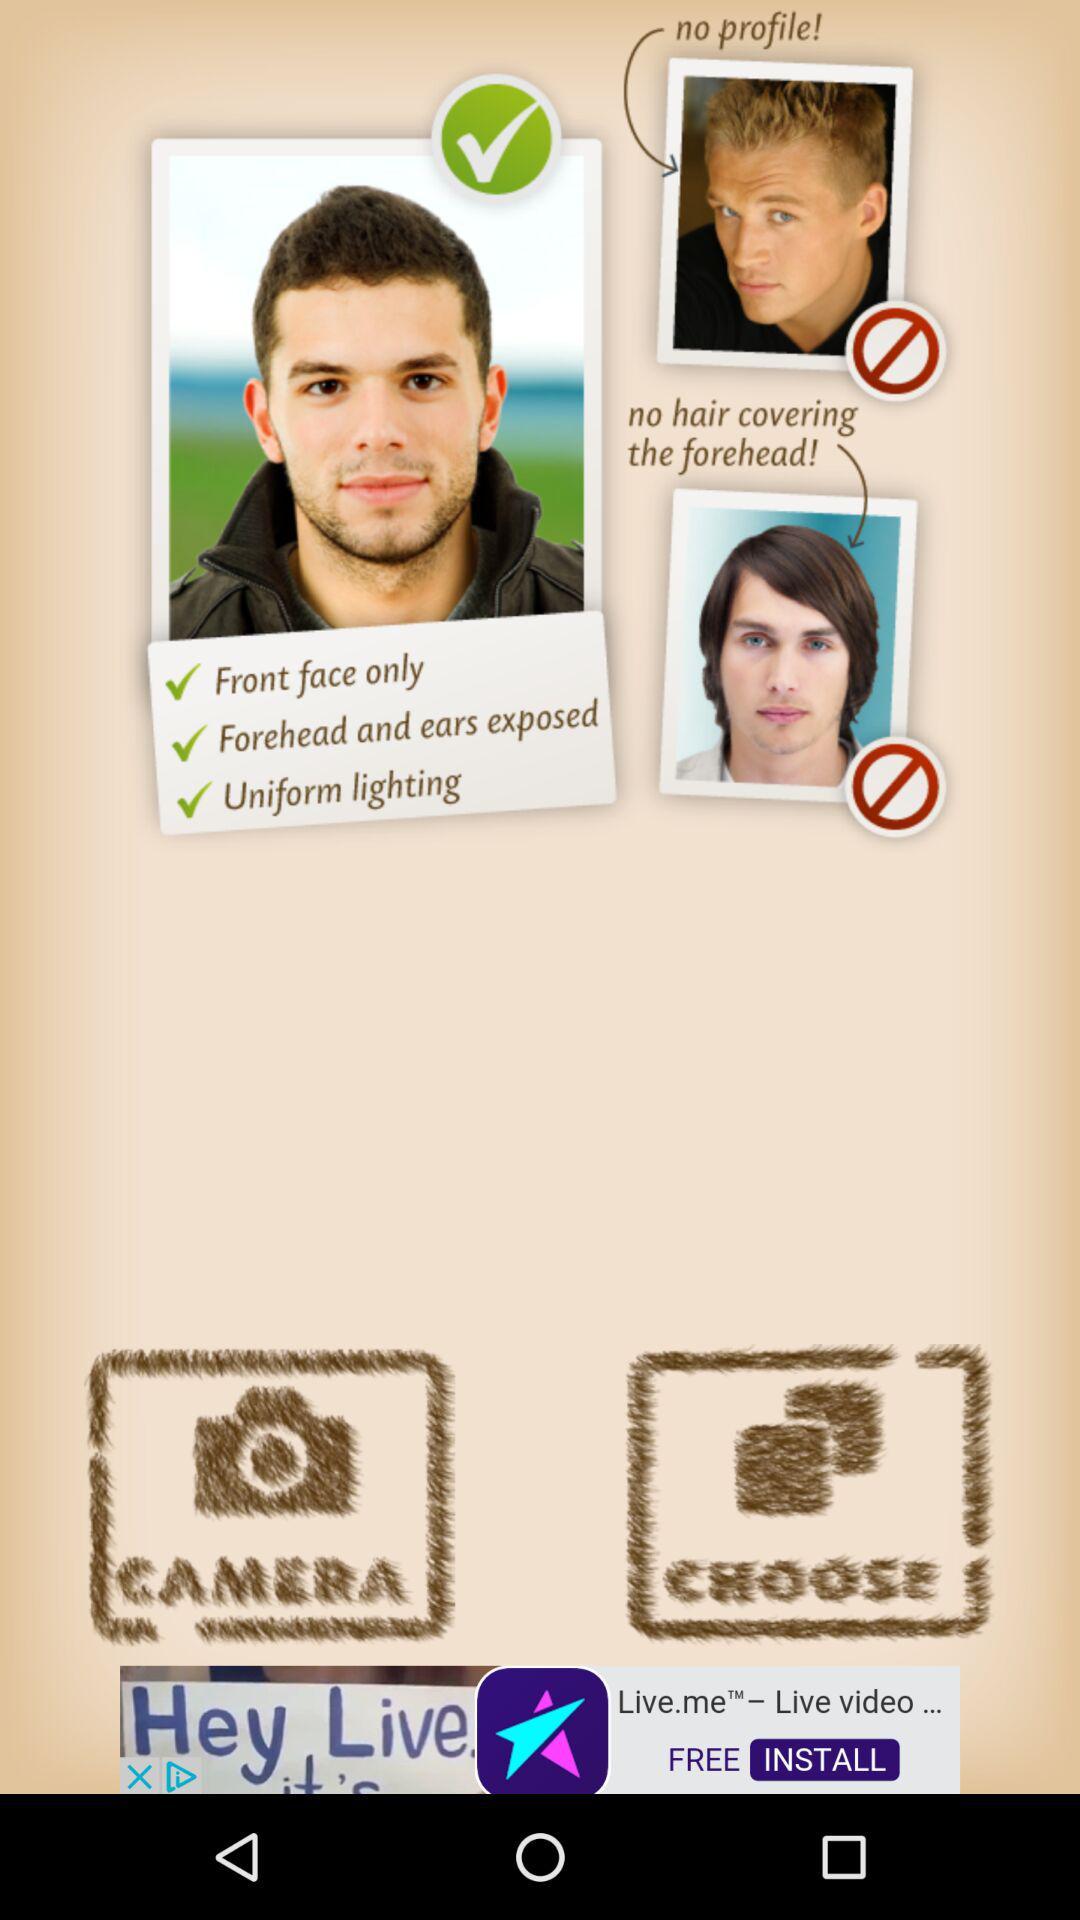 The height and width of the screenshot is (1920, 1080). What do you see at coordinates (268, 1495) in the screenshot?
I see `access camera` at bounding box center [268, 1495].